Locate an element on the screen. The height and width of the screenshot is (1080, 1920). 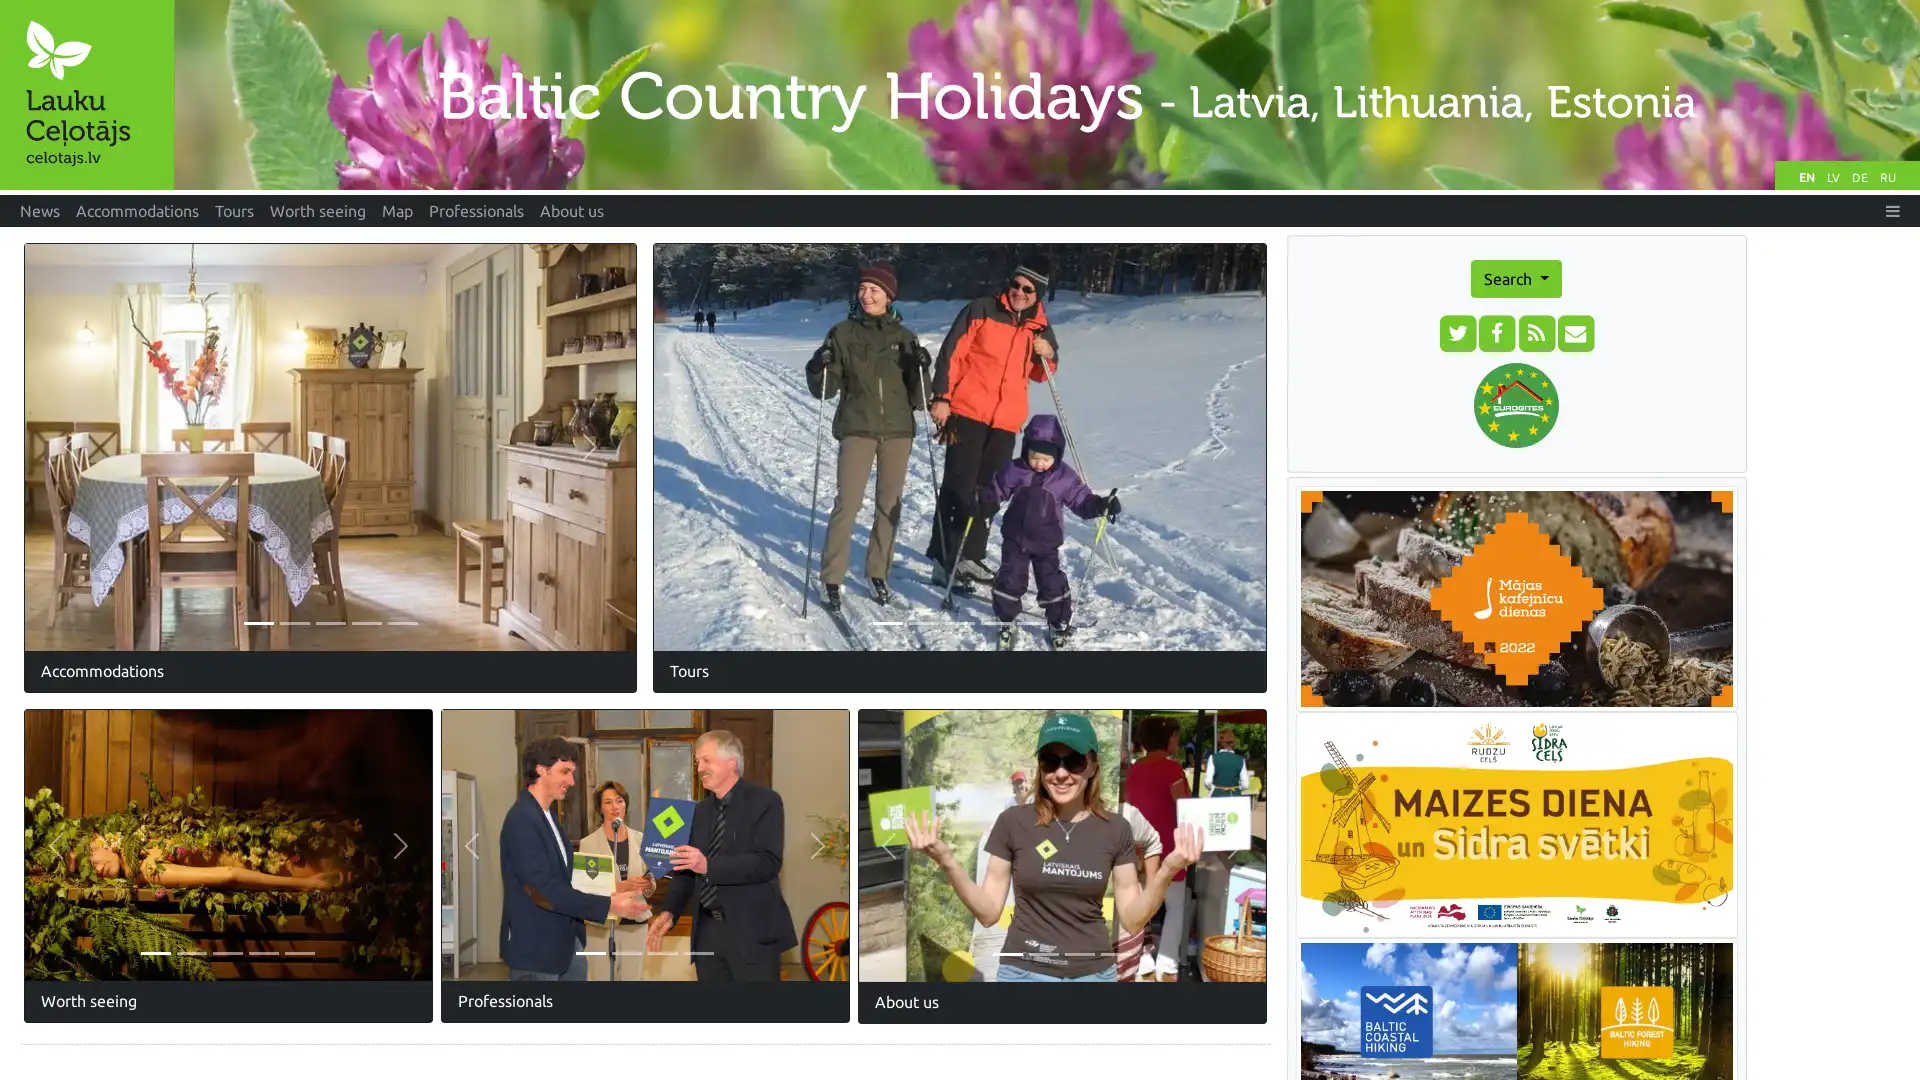
Previous is located at coordinates (887, 845).